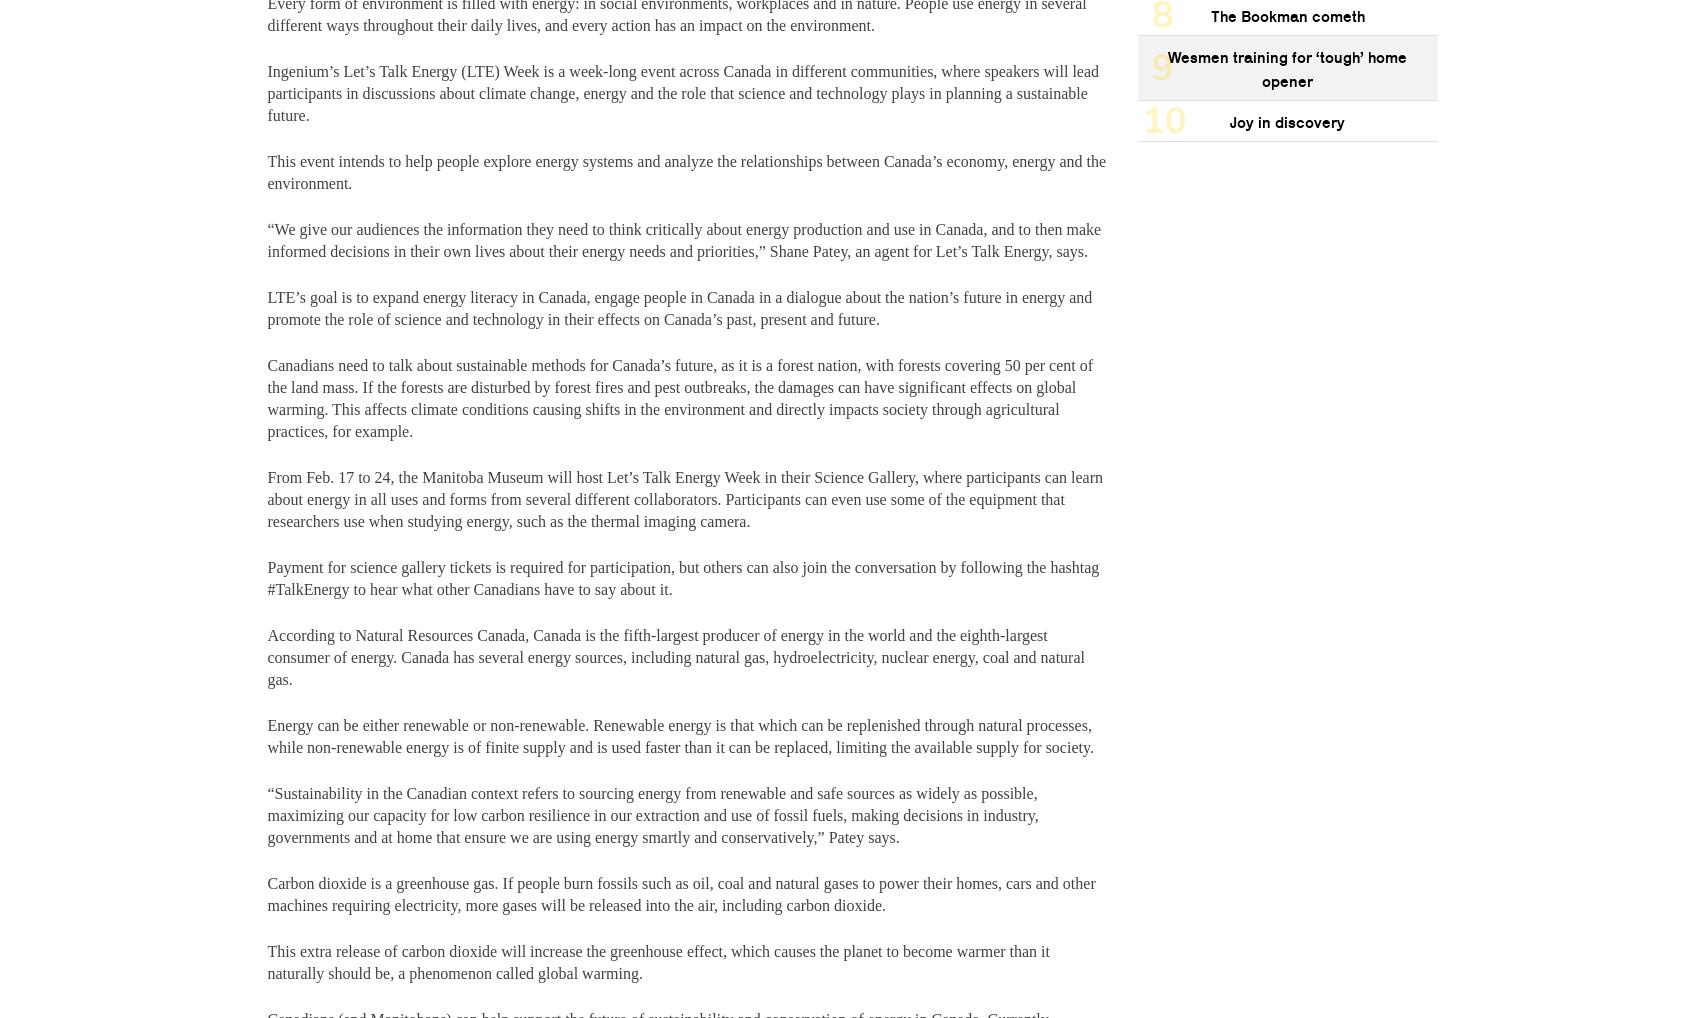 The height and width of the screenshot is (1018, 1705). Describe the element at coordinates (1164, 119) in the screenshot. I see `'10'` at that location.